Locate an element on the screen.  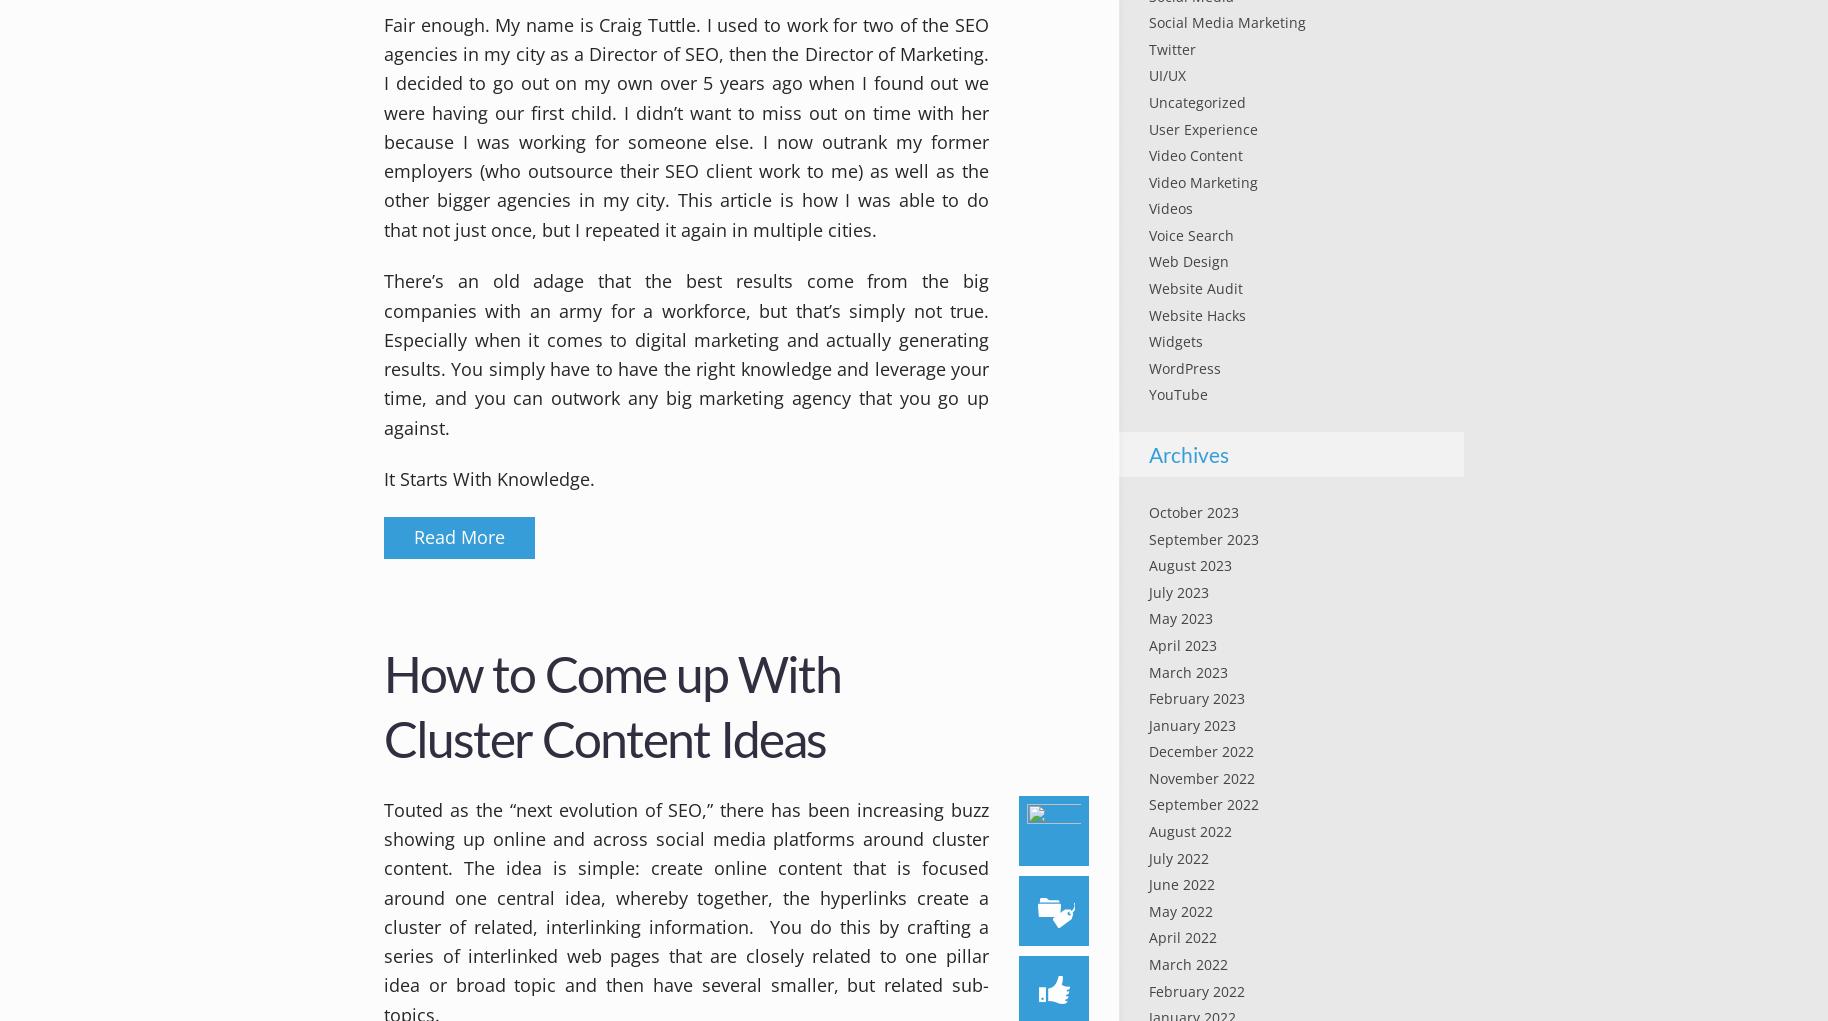
'February 2022' is located at coordinates (1195, 990).